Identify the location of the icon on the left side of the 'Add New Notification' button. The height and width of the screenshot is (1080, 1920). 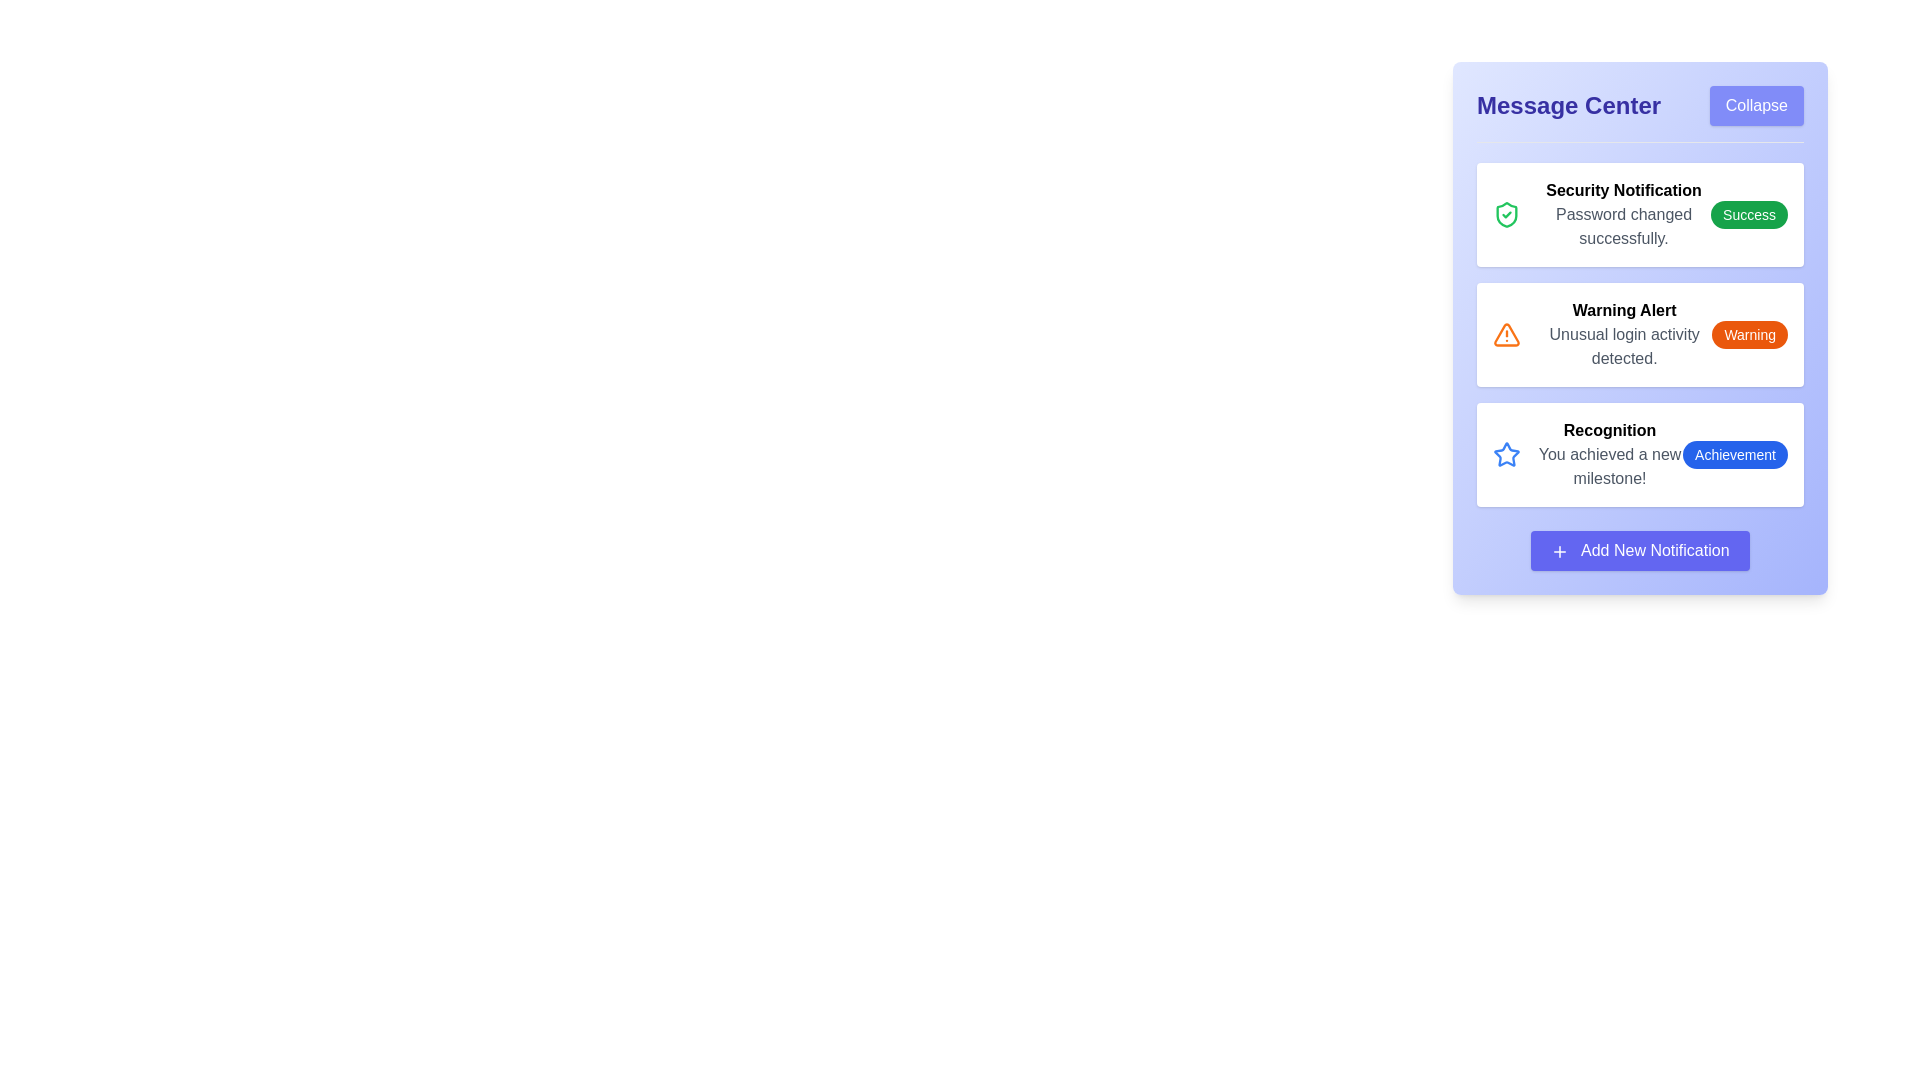
(1559, 551).